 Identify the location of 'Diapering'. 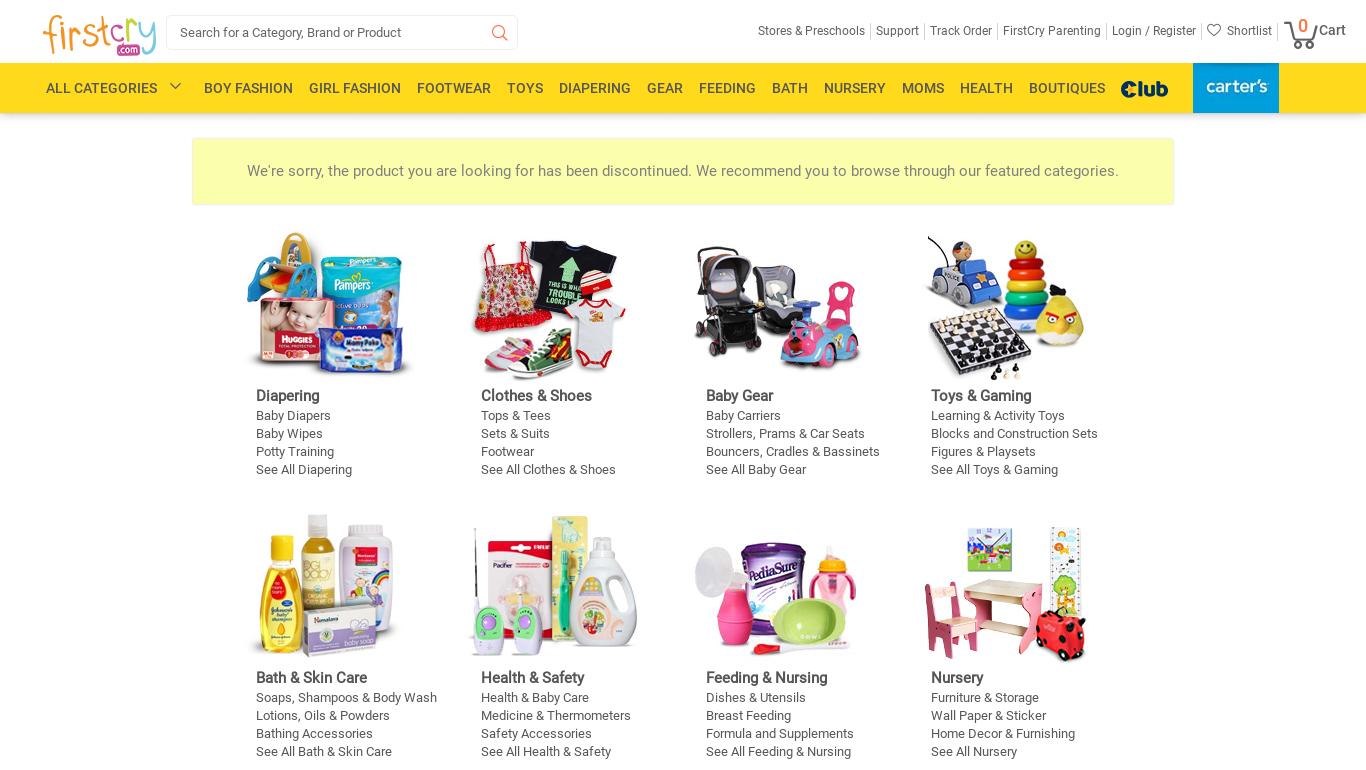
(594, 87).